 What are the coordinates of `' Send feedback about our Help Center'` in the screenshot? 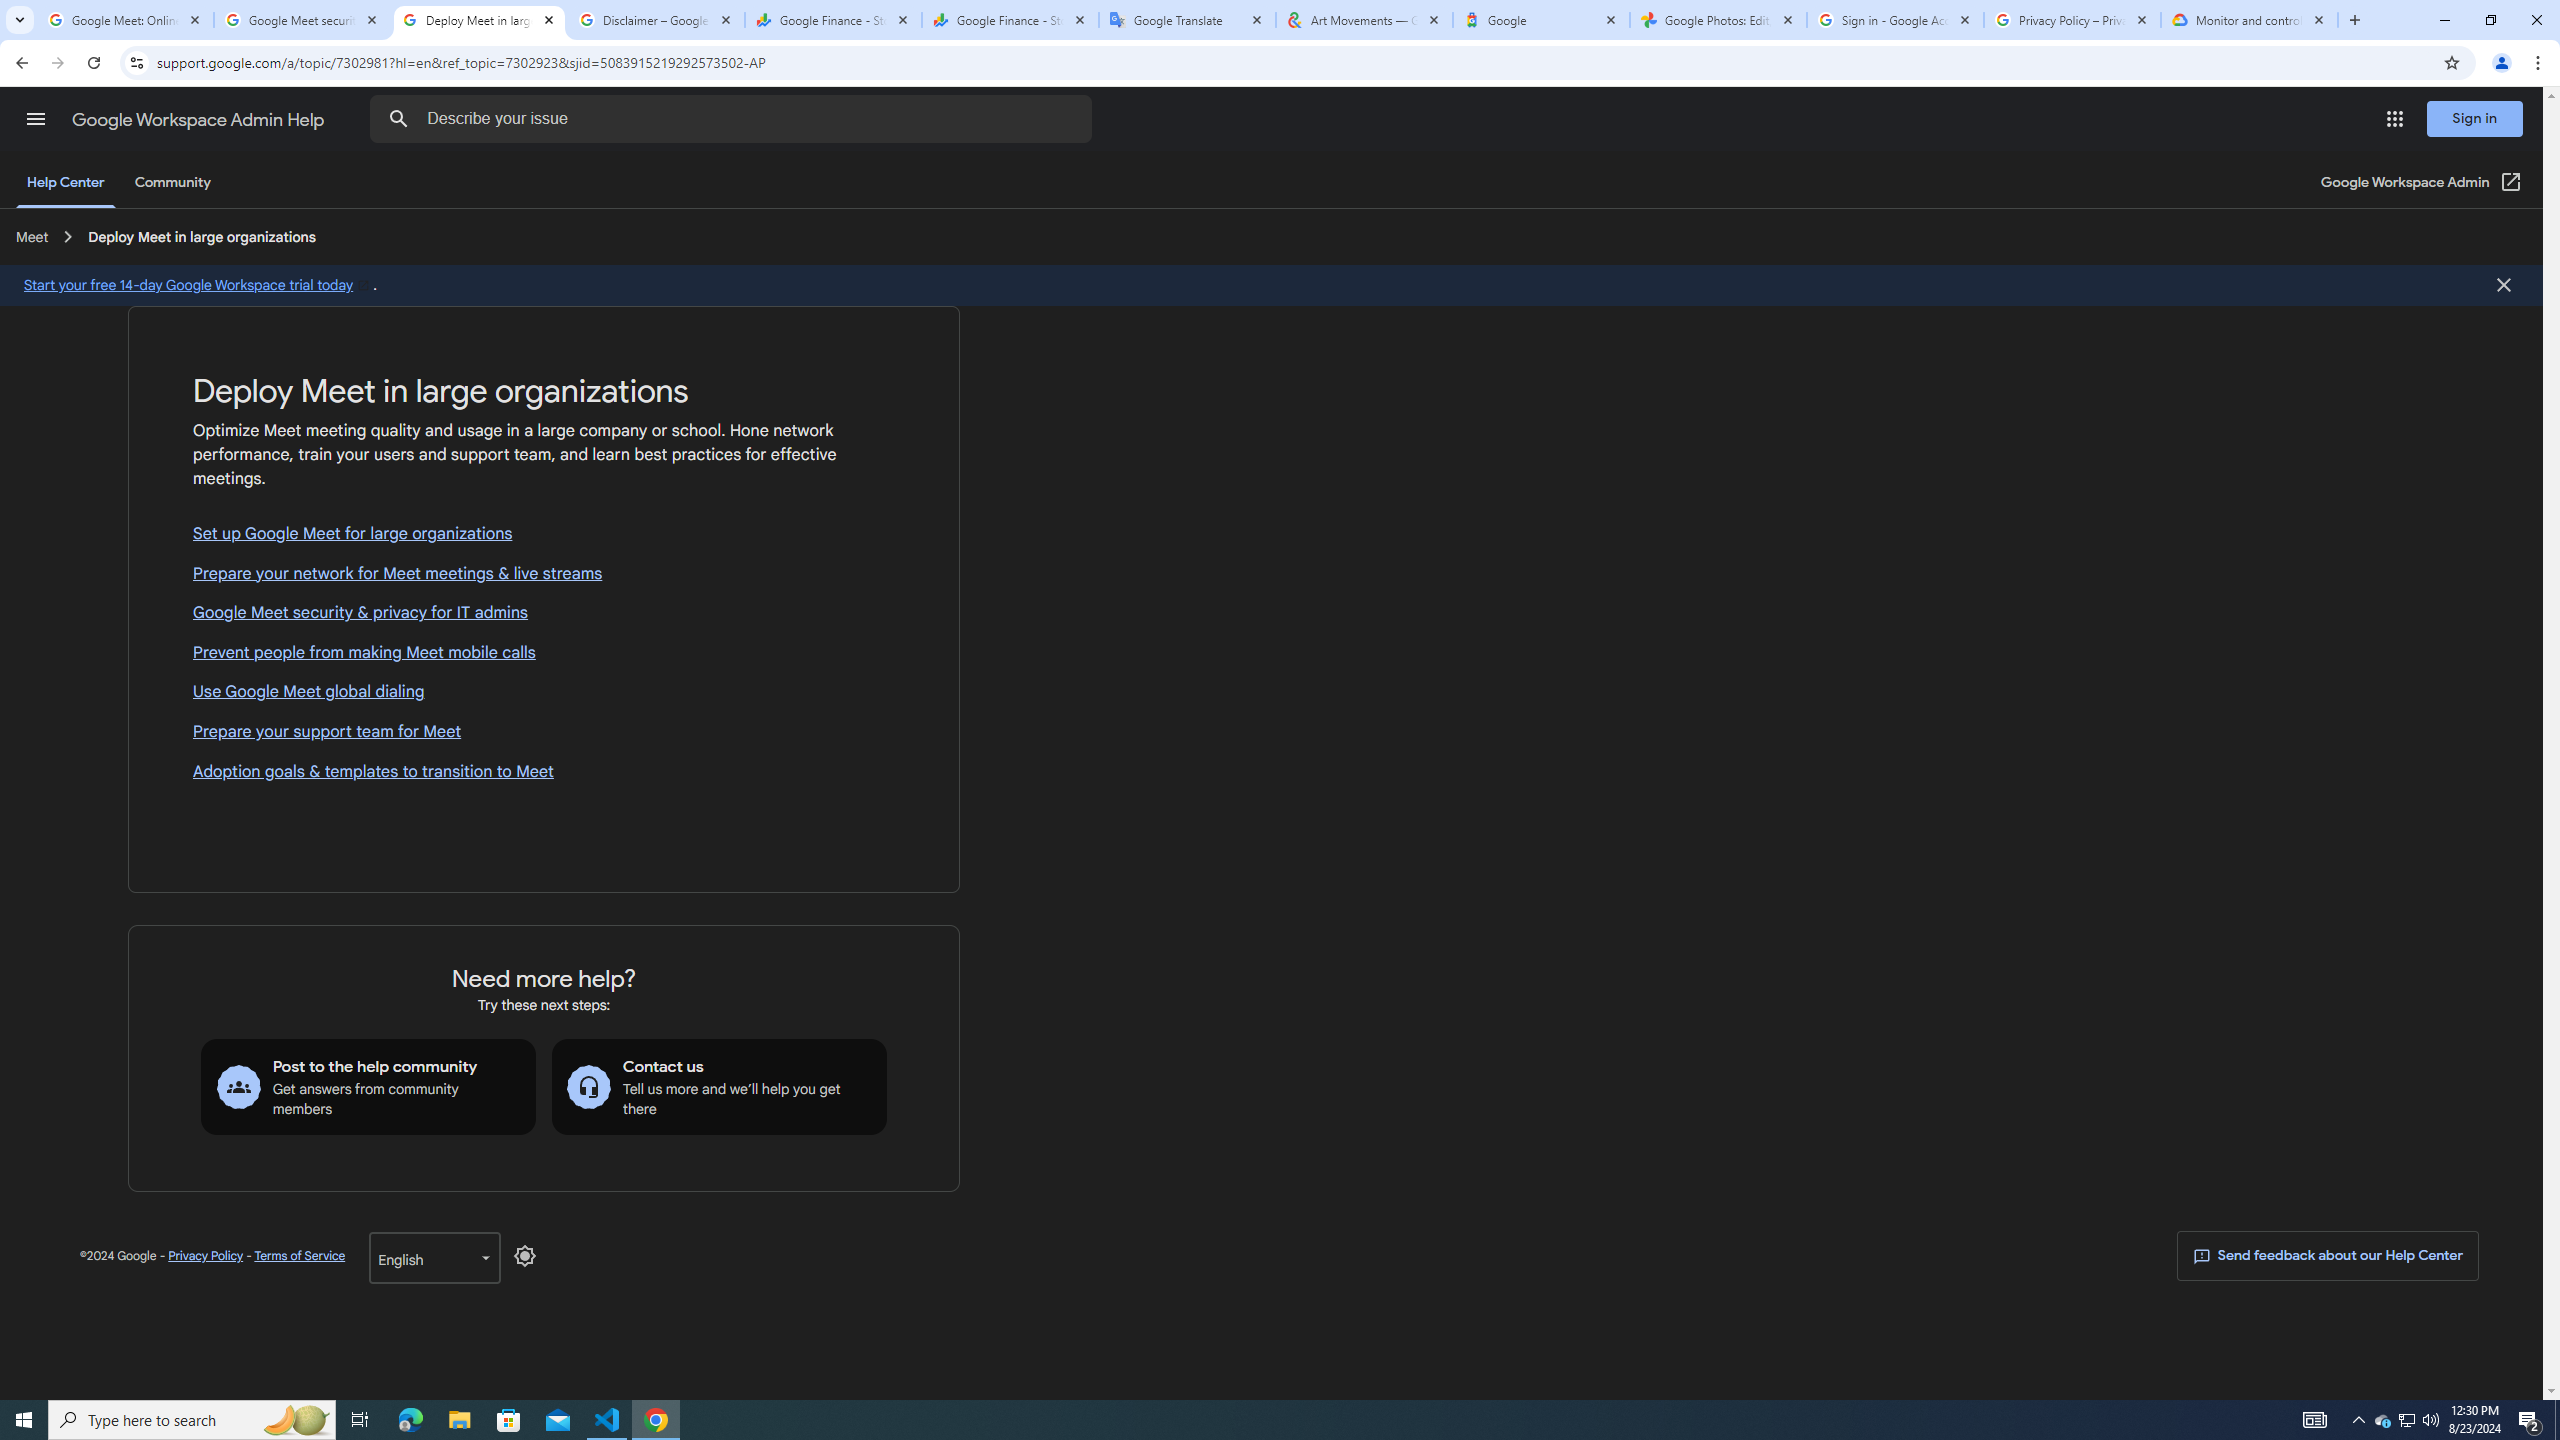 It's located at (2327, 1256).